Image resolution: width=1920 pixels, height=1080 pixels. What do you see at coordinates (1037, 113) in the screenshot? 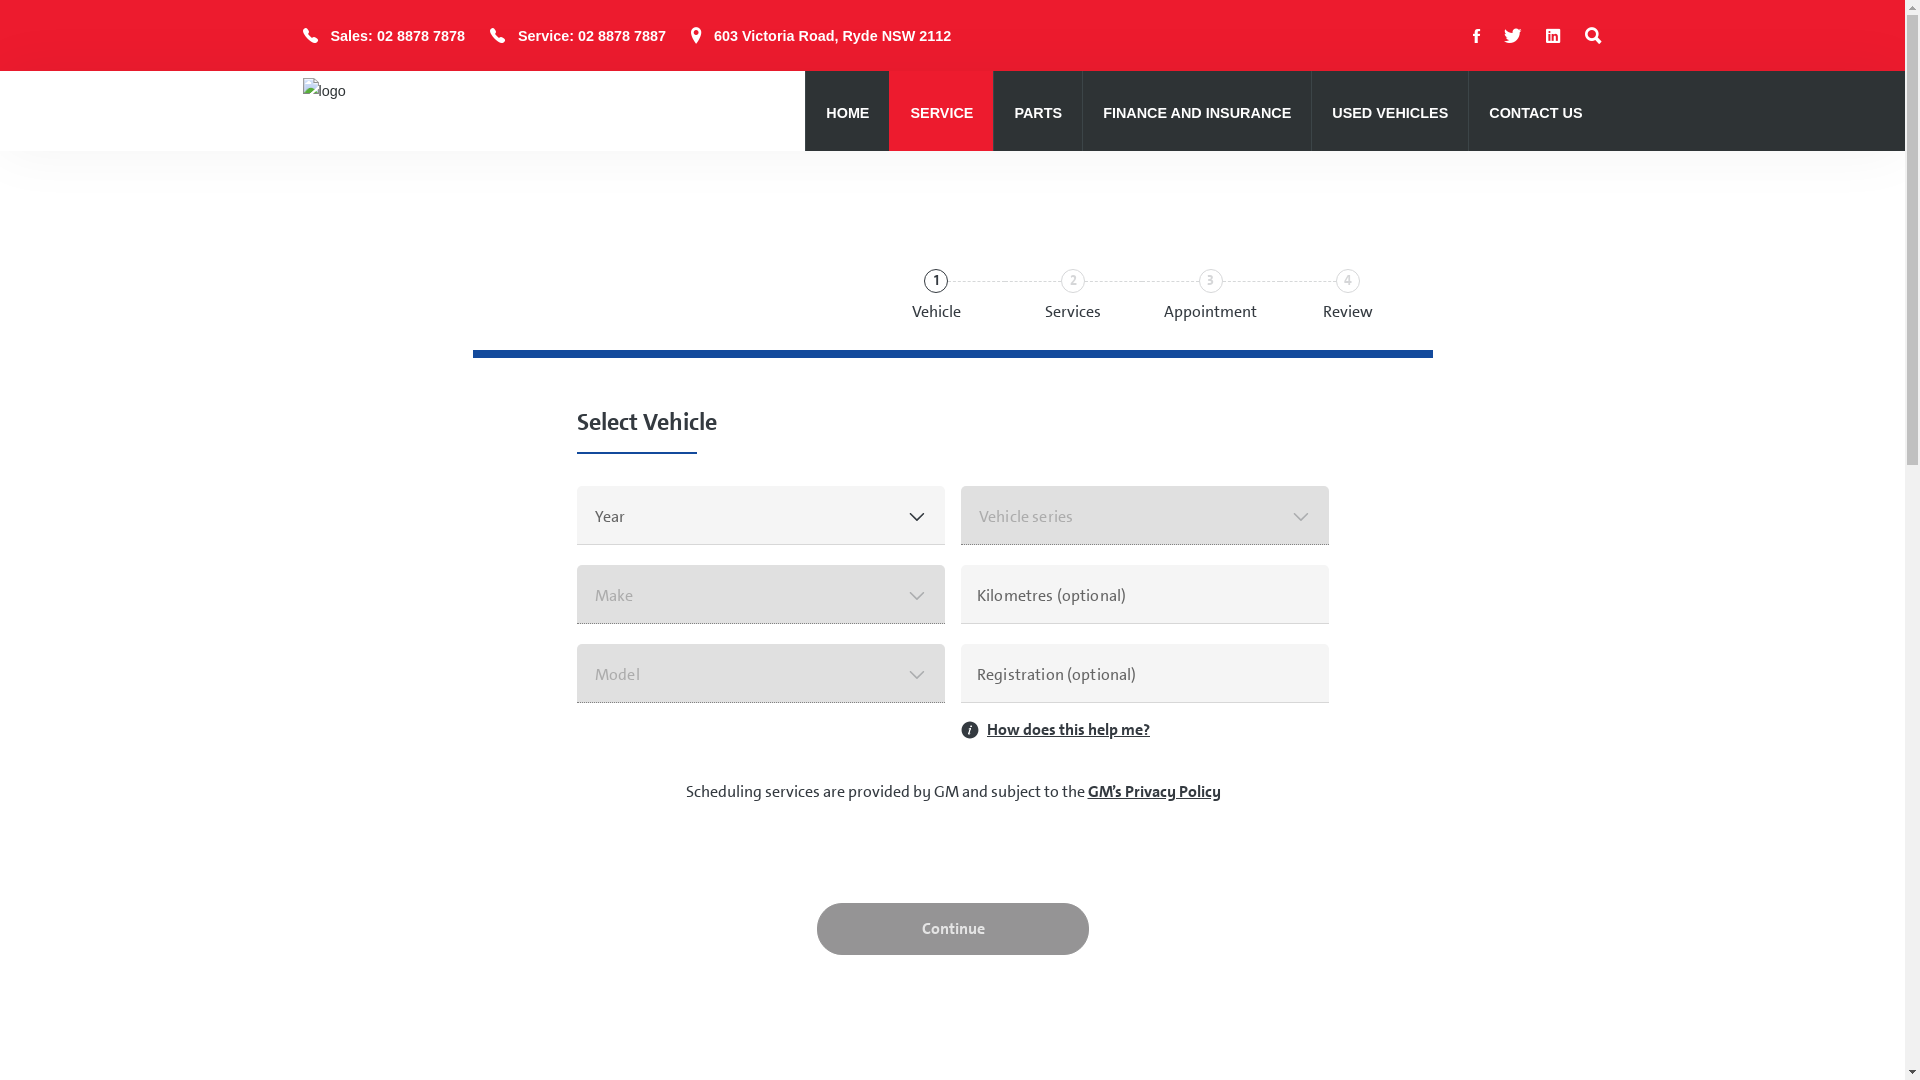
I see `'PARTS'` at bounding box center [1037, 113].